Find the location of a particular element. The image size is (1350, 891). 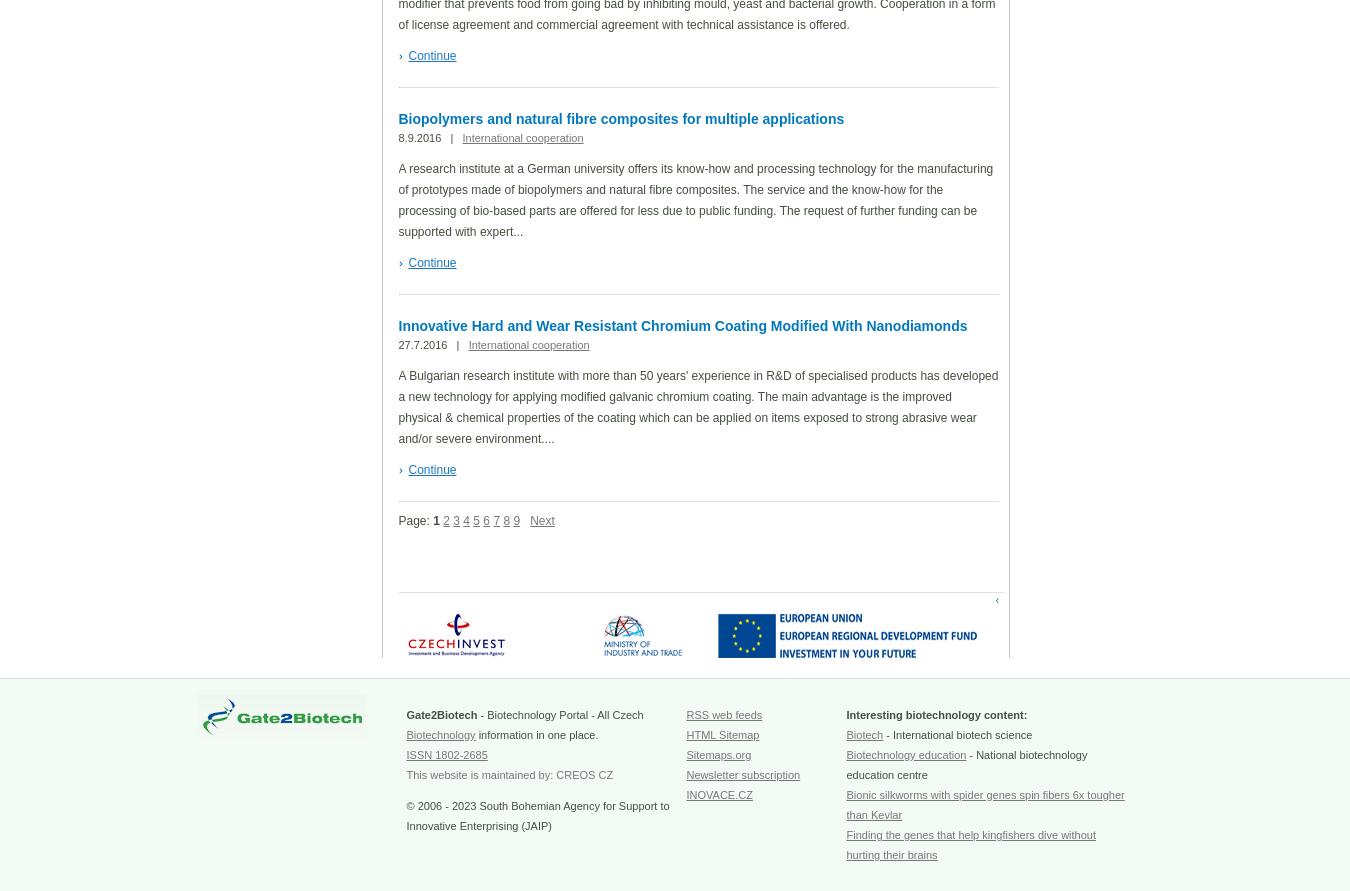

'- Biotechnology Portal - All Czech' is located at coordinates (475, 715).